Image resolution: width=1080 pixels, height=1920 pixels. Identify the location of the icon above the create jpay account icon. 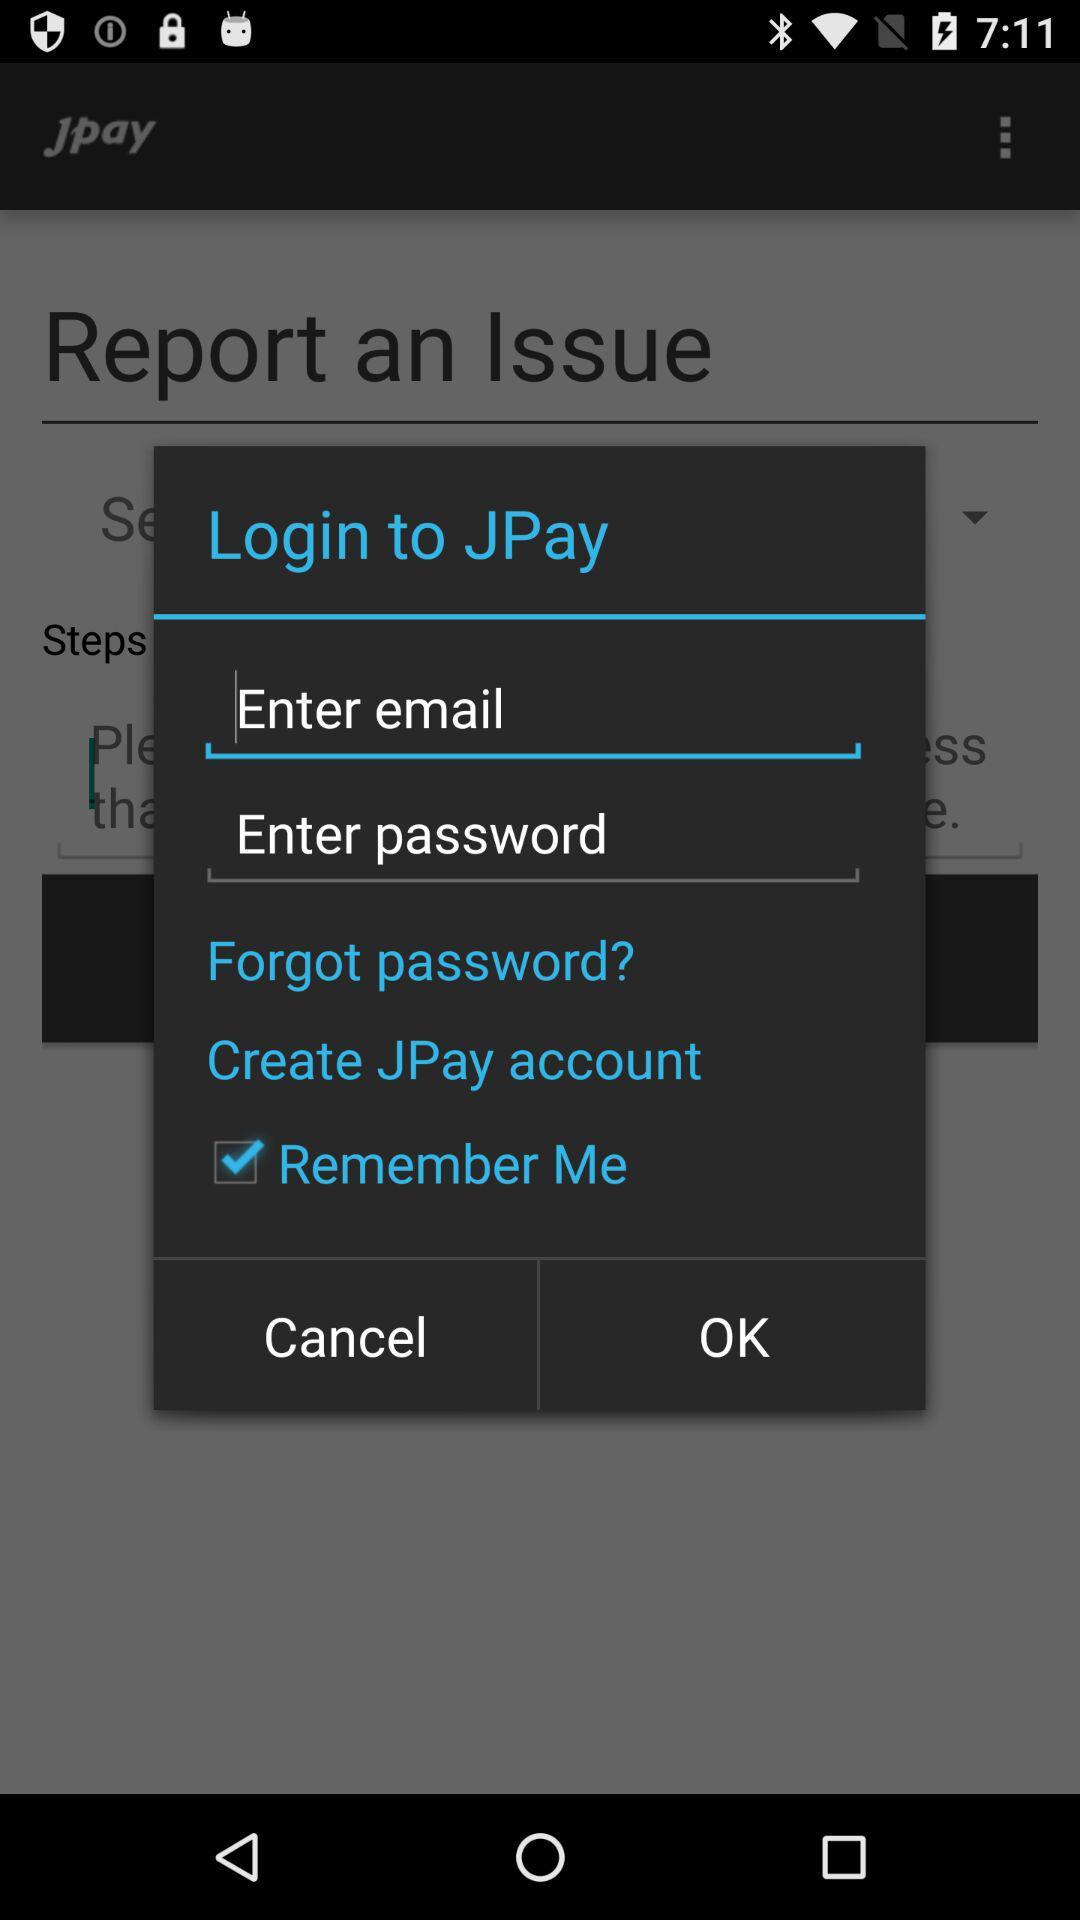
(419, 957).